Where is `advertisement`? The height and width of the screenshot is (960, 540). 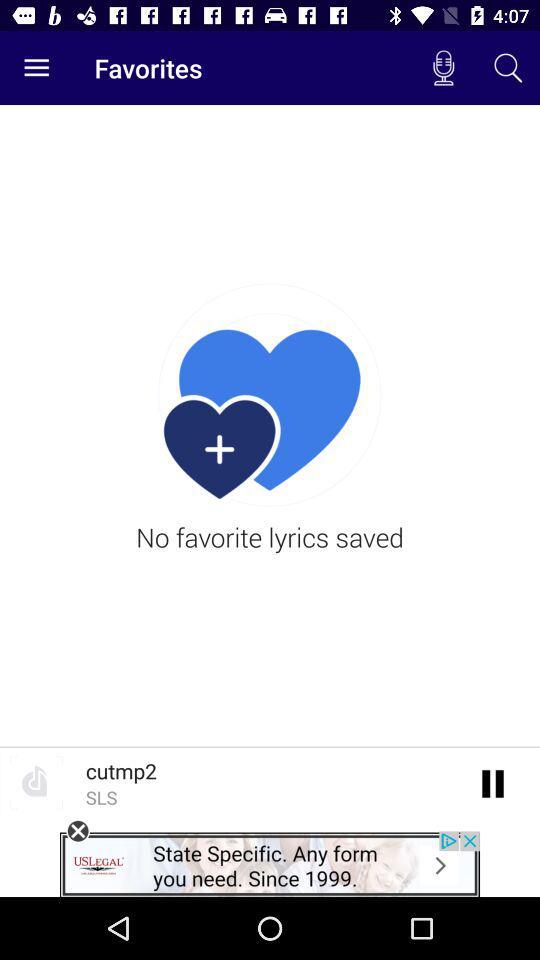
advertisement is located at coordinates (270, 863).